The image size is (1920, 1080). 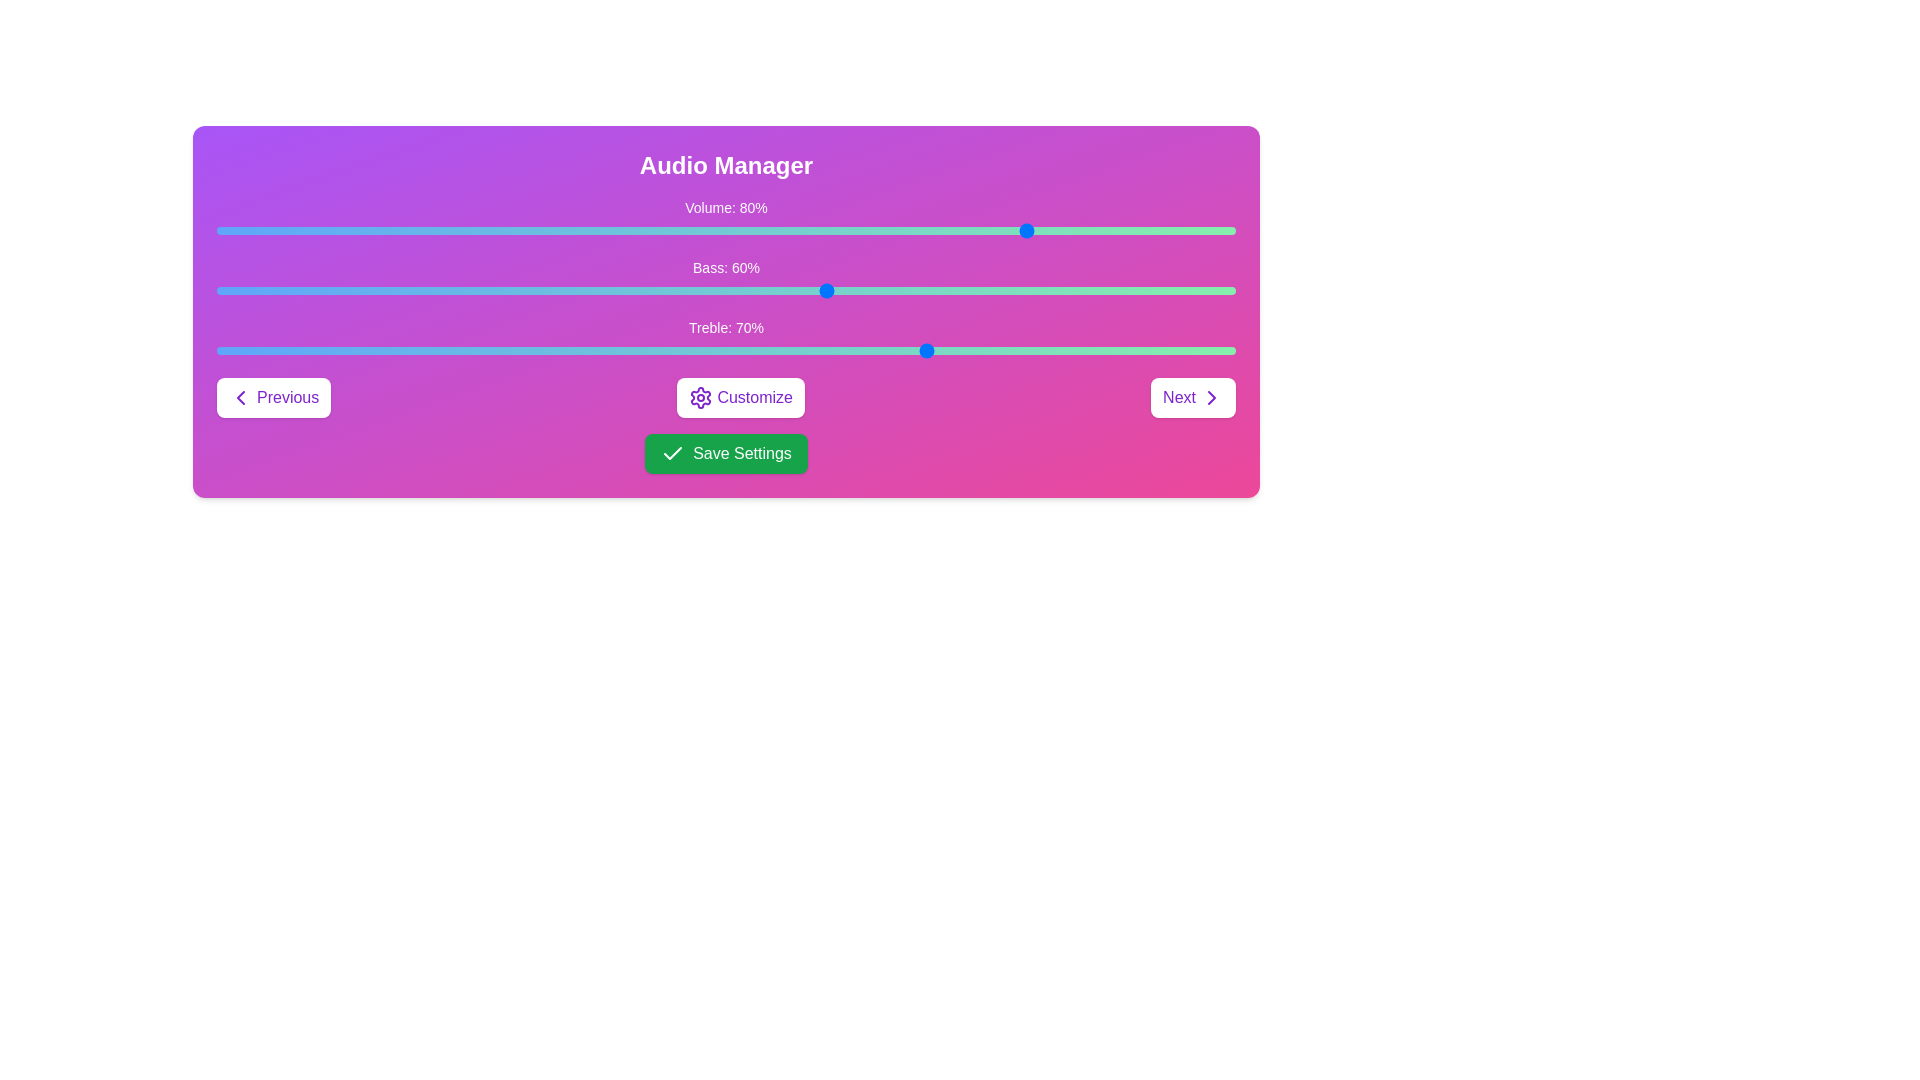 What do you see at coordinates (450, 290) in the screenshot?
I see `bass level` at bounding box center [450, 290].